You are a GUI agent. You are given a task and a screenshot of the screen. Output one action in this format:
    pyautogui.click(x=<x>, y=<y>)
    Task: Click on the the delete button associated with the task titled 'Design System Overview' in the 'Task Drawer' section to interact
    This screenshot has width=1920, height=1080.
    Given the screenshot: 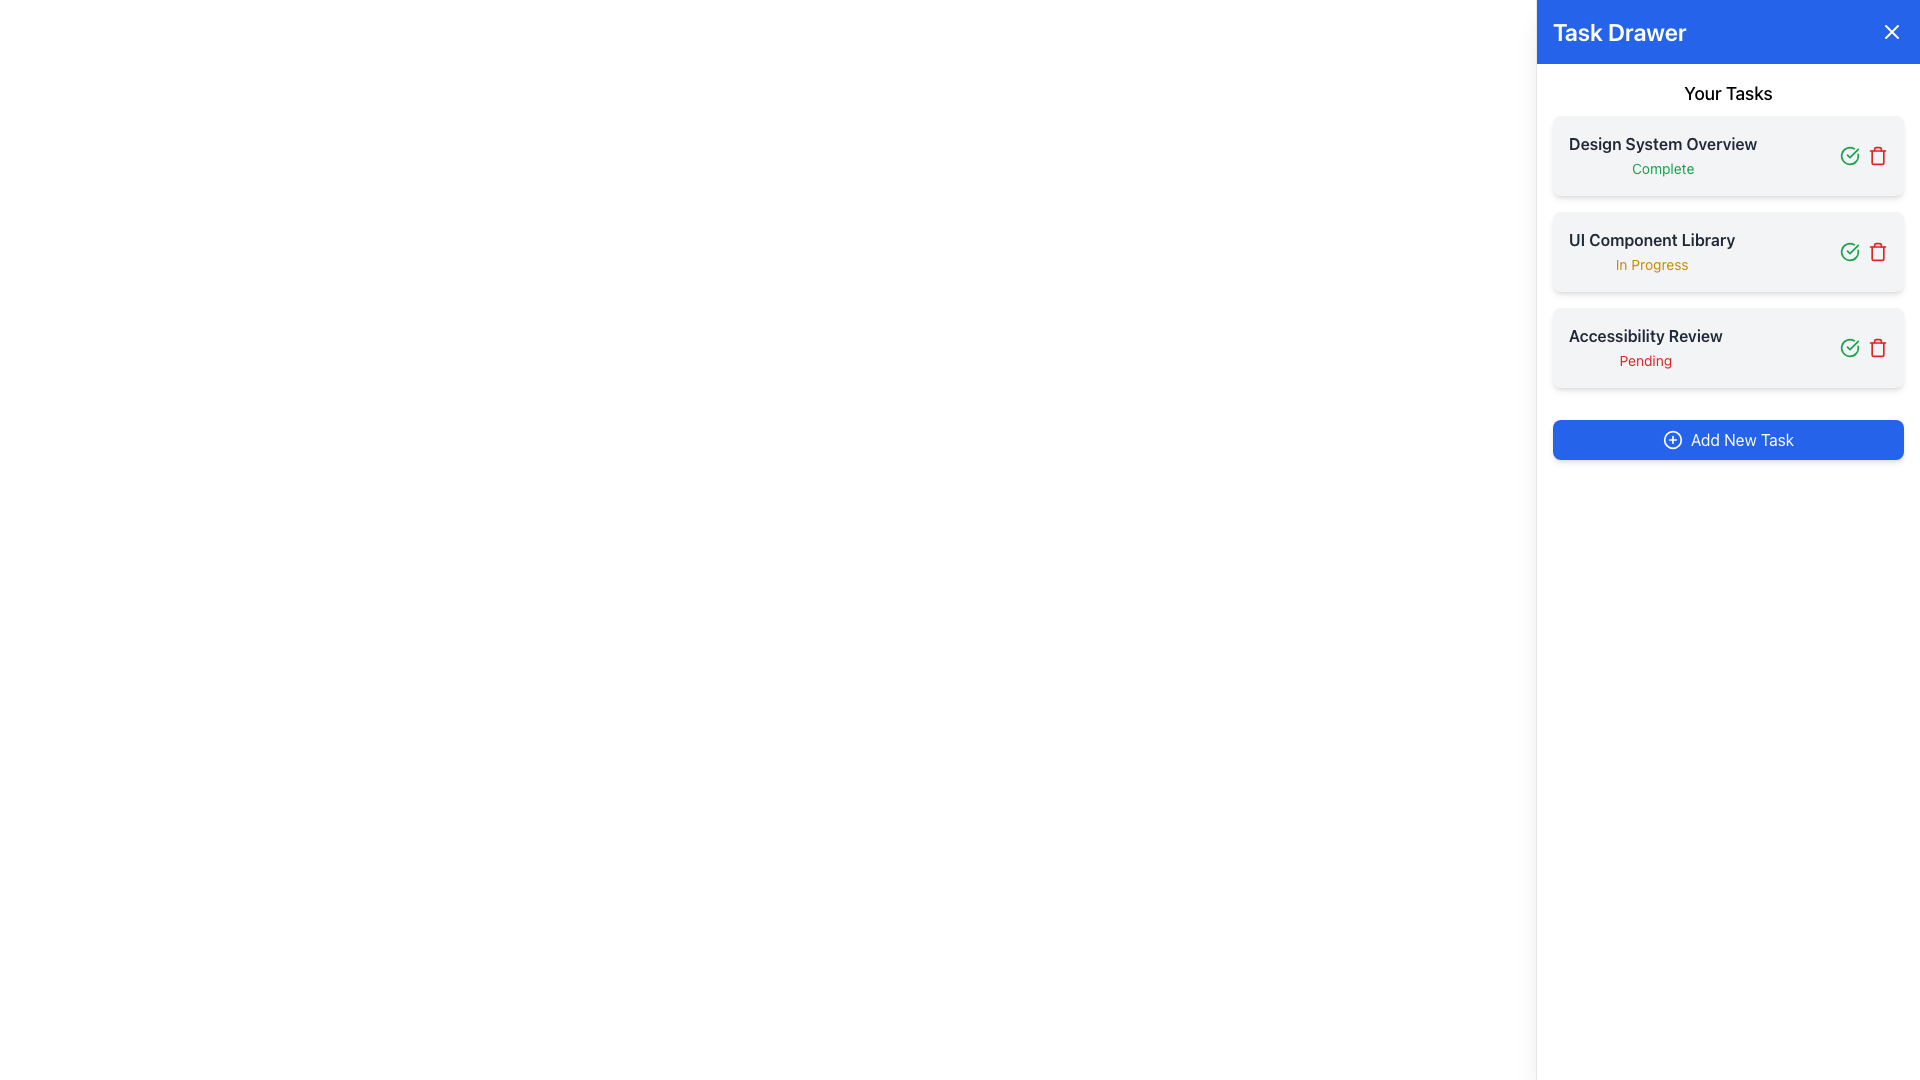 What is the action you would take?
    pyautogui.click(x=1876, y=154)
    